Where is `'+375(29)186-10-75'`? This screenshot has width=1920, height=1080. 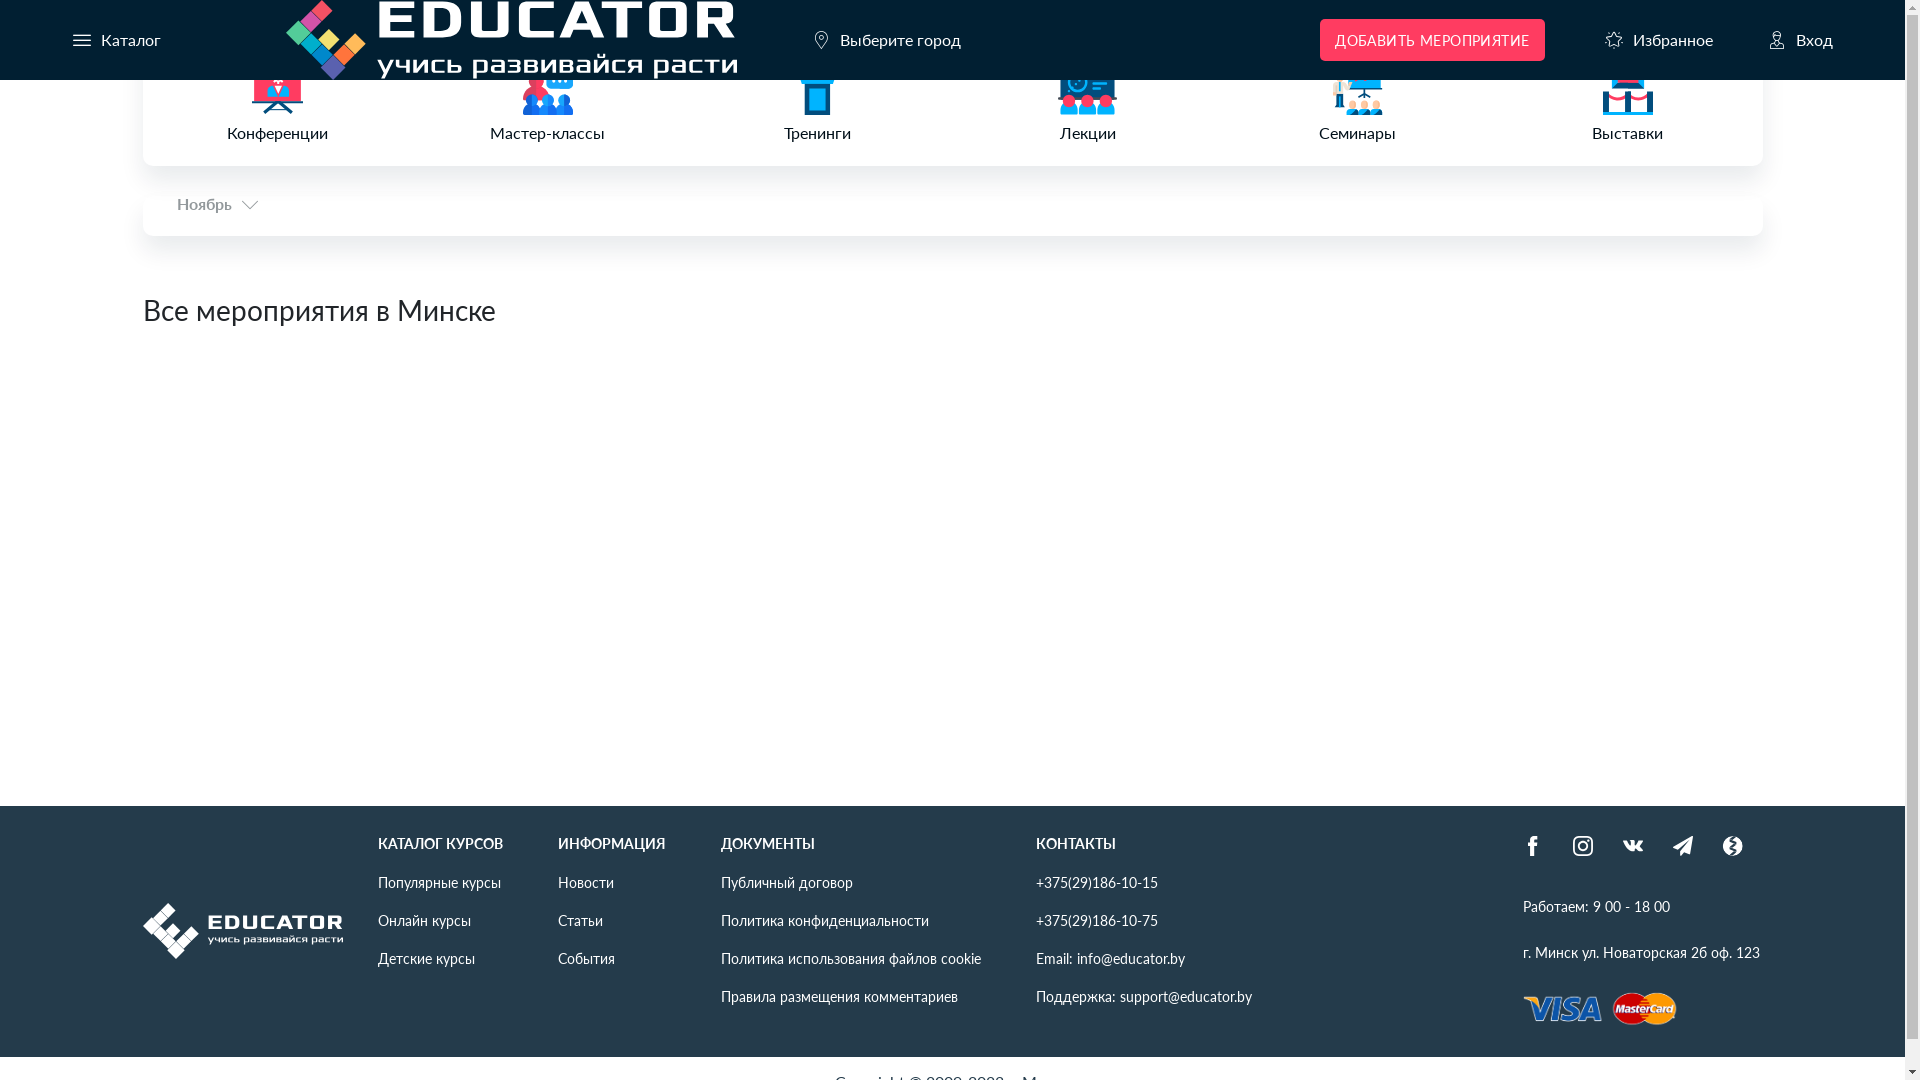
'+375(29)186-10-75' is located at coordinates (1096, 920).